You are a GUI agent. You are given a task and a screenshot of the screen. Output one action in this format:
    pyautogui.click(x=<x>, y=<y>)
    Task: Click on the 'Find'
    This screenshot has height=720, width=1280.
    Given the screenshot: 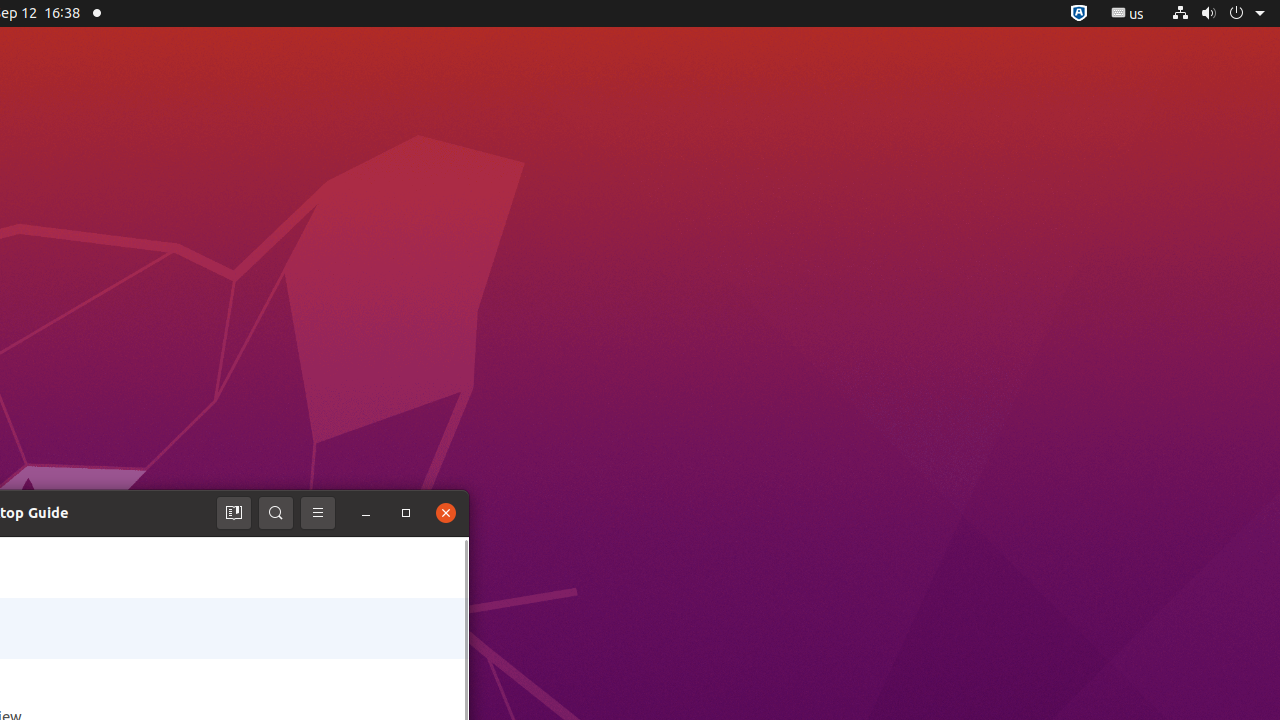 What is the action you would take?
    pyautogui.click(x=274, y=512)
    